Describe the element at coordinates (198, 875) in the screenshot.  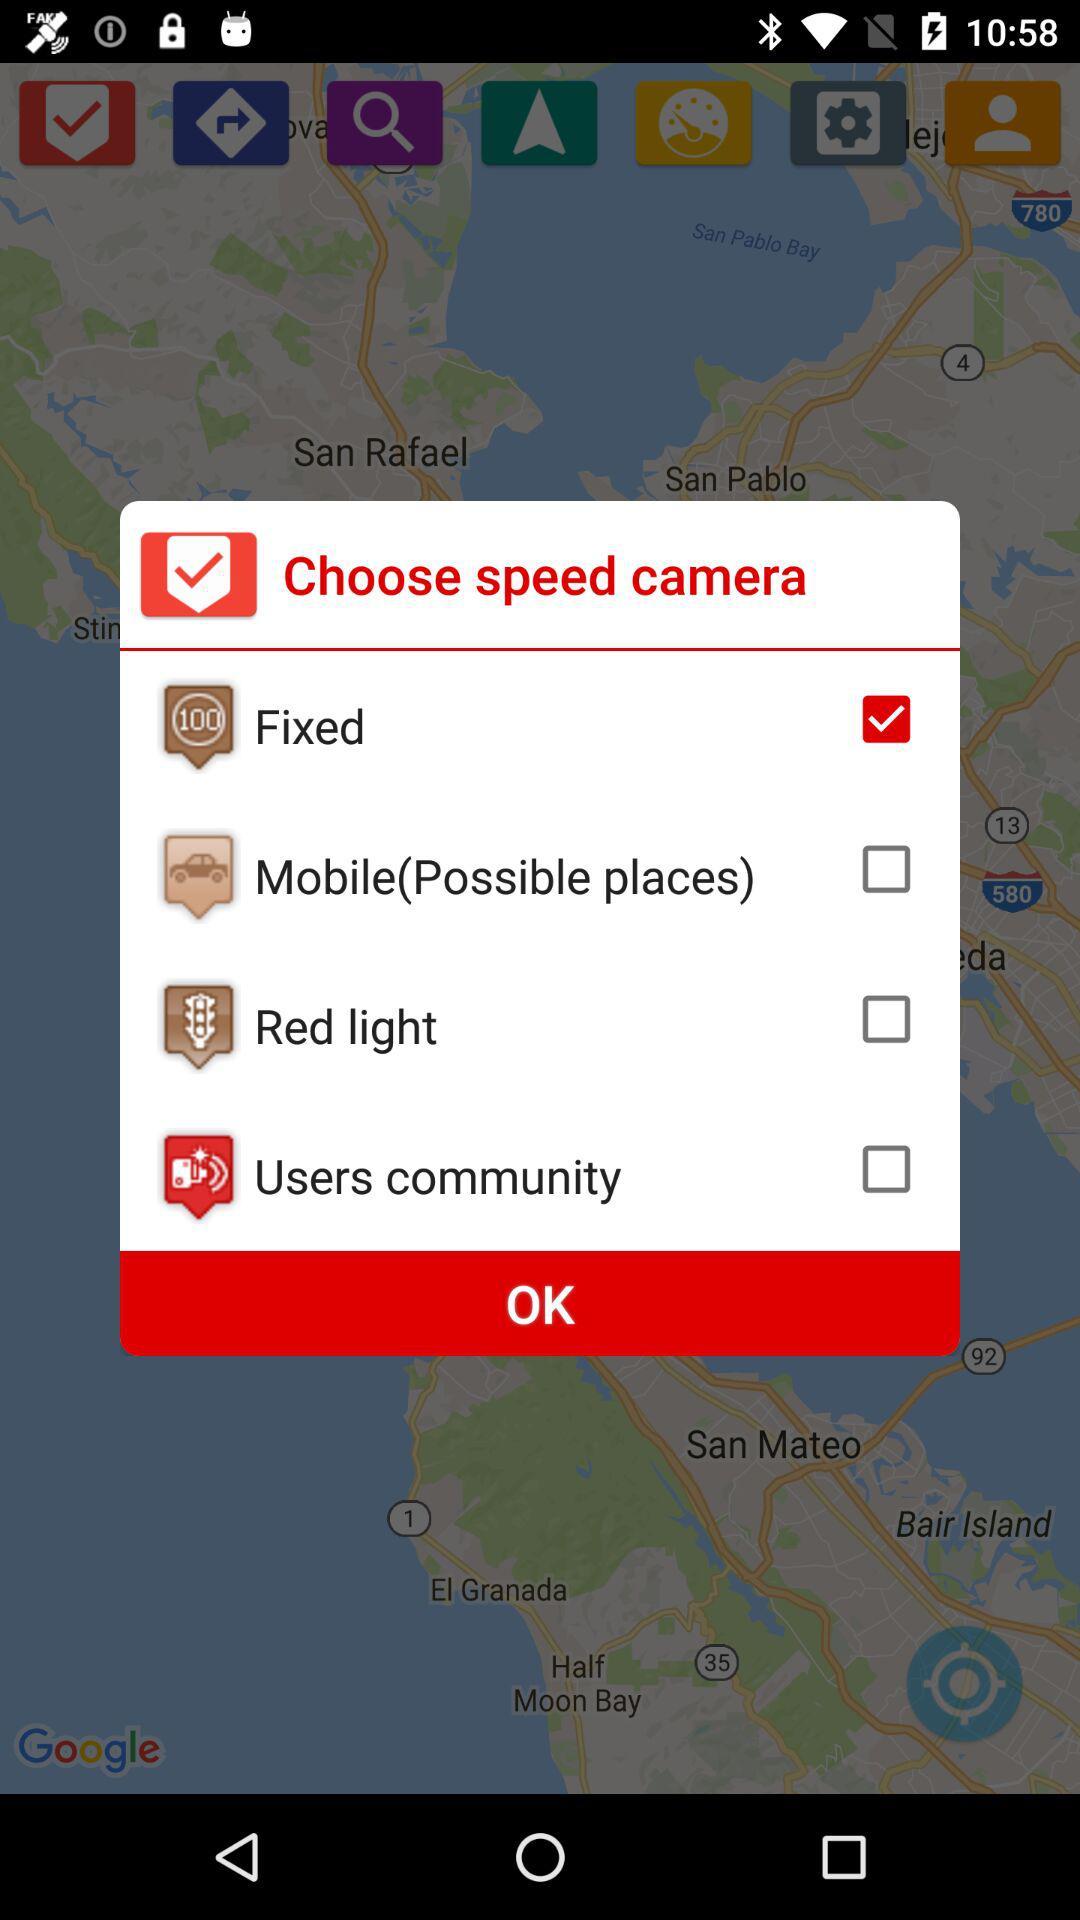
I see `mobile app` at that location.